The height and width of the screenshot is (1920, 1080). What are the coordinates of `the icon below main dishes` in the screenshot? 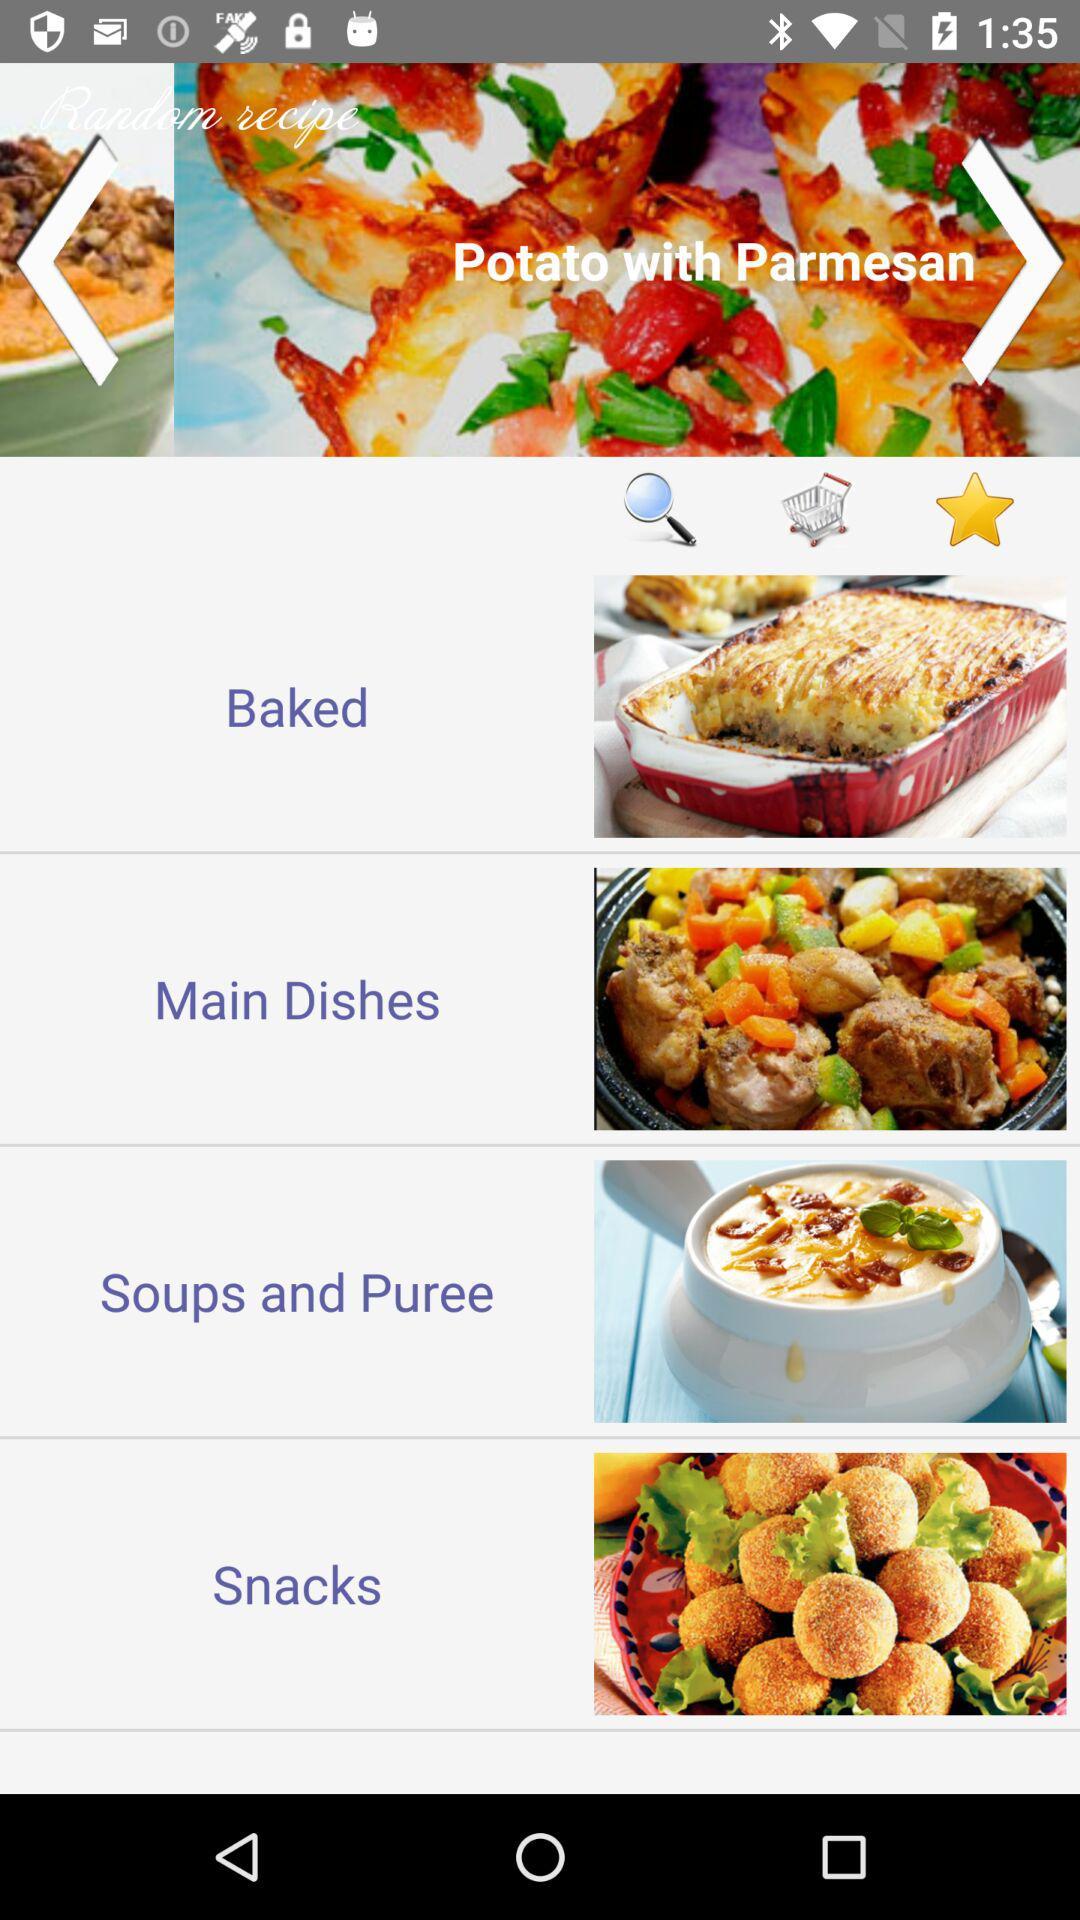 It's located at (297, 1291).